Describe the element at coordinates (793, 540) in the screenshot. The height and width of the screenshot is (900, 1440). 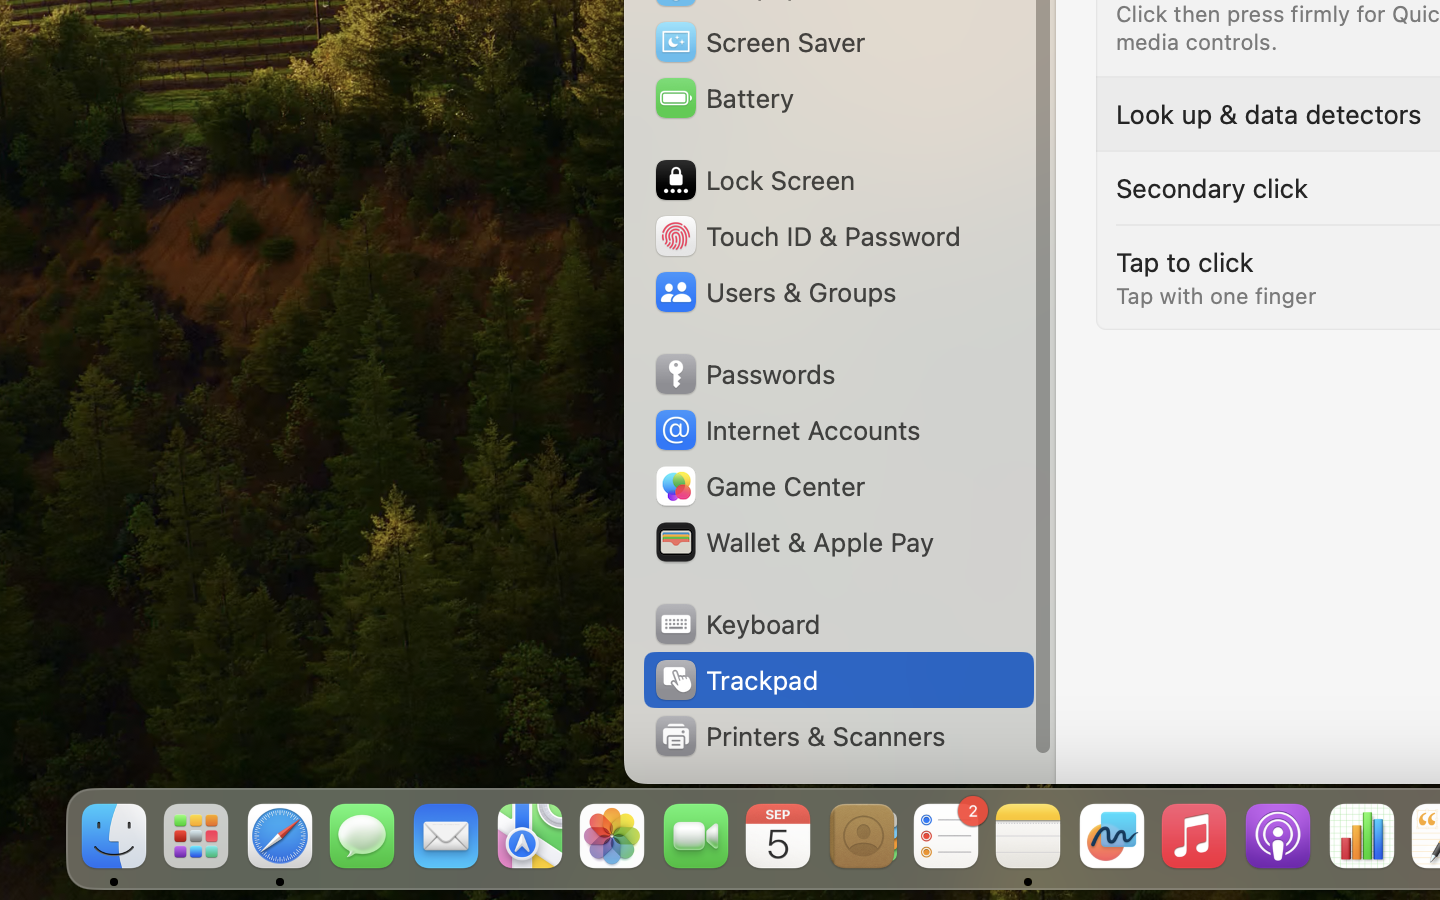
I see `'Wallet & Apple Pay'` at that location.